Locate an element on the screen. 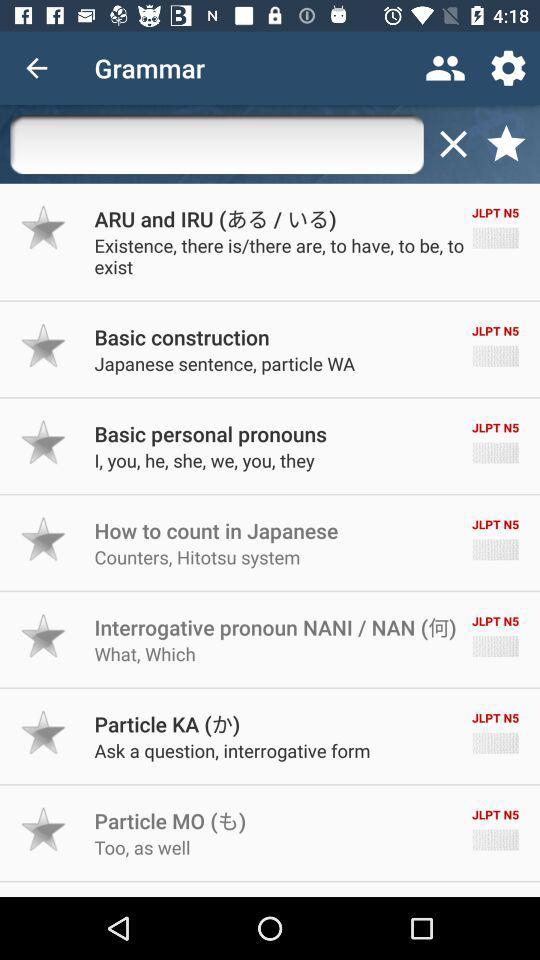 The image size is (540, 960). the icon to the left of the jlpt n5 item is located at coordinates (214, 218).